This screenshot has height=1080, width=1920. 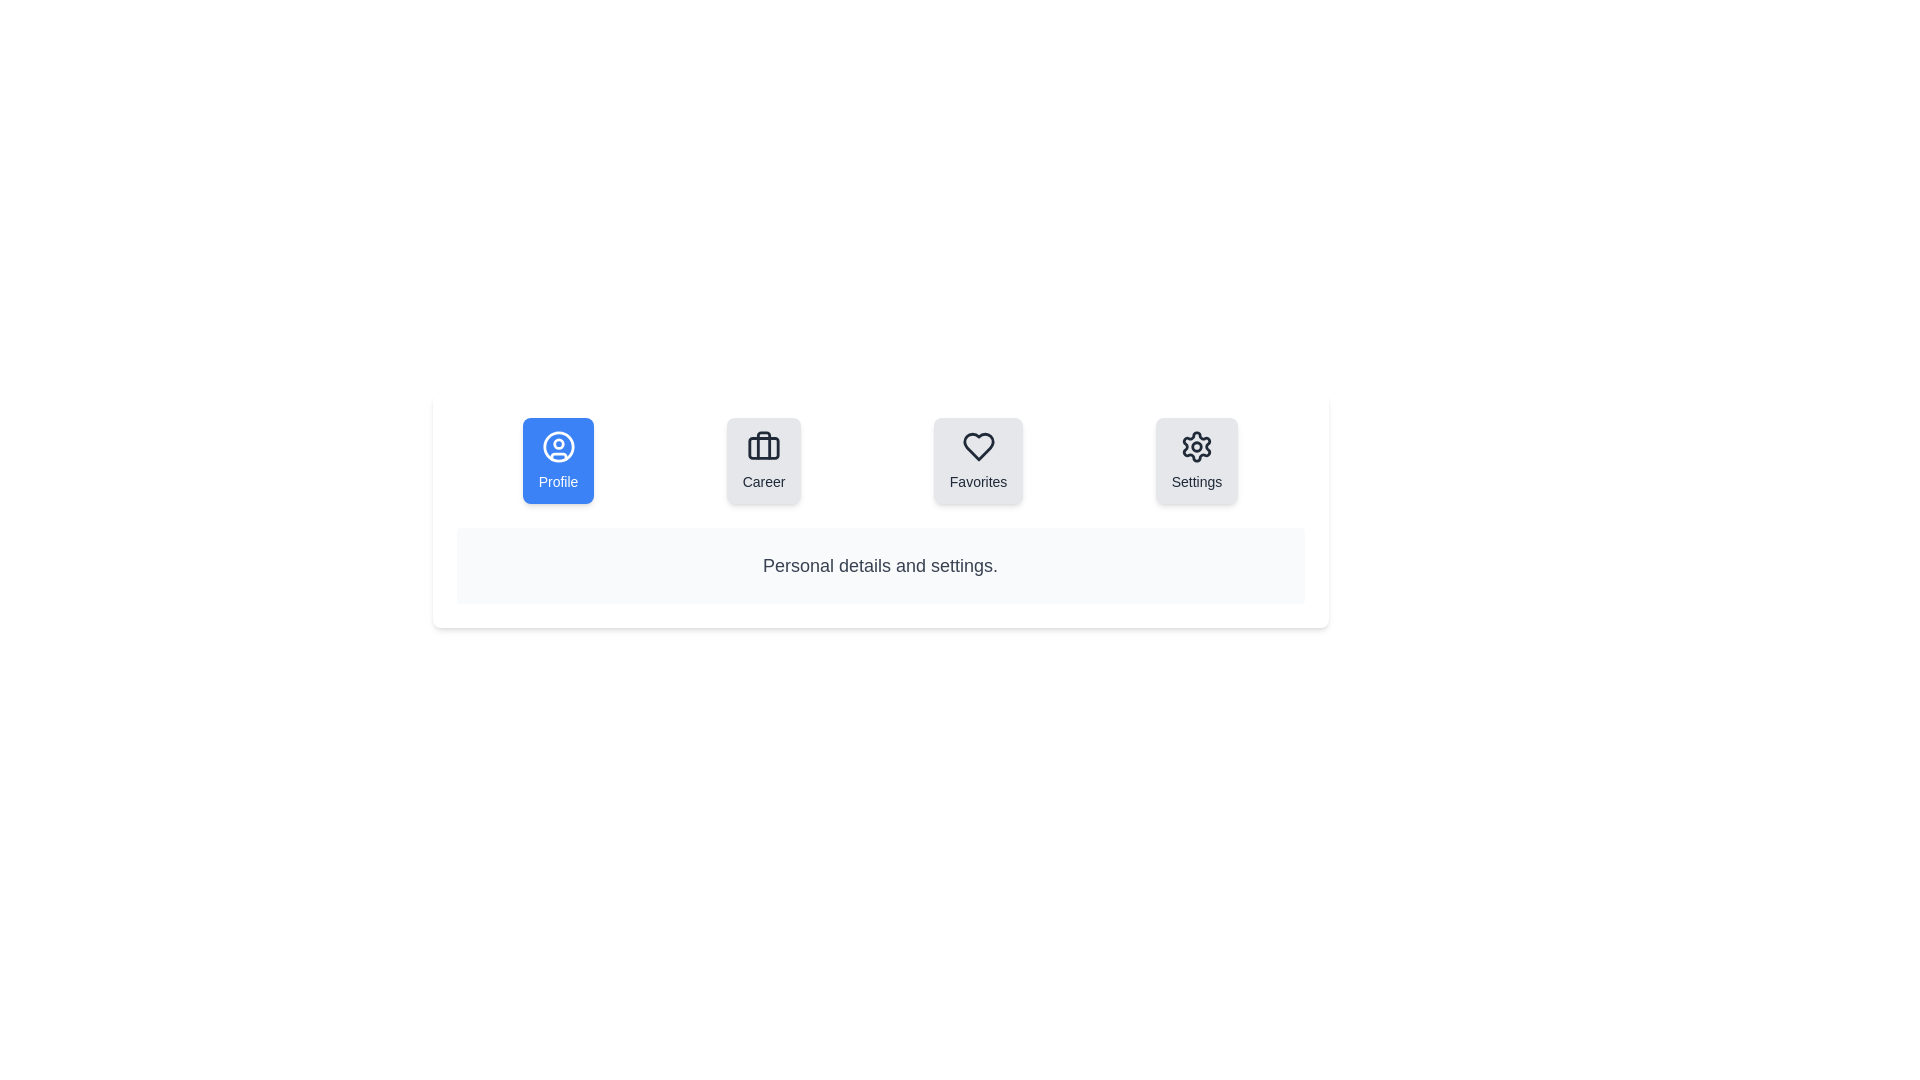 I want to click on the Settings tab, so click(x=1196, y=461).